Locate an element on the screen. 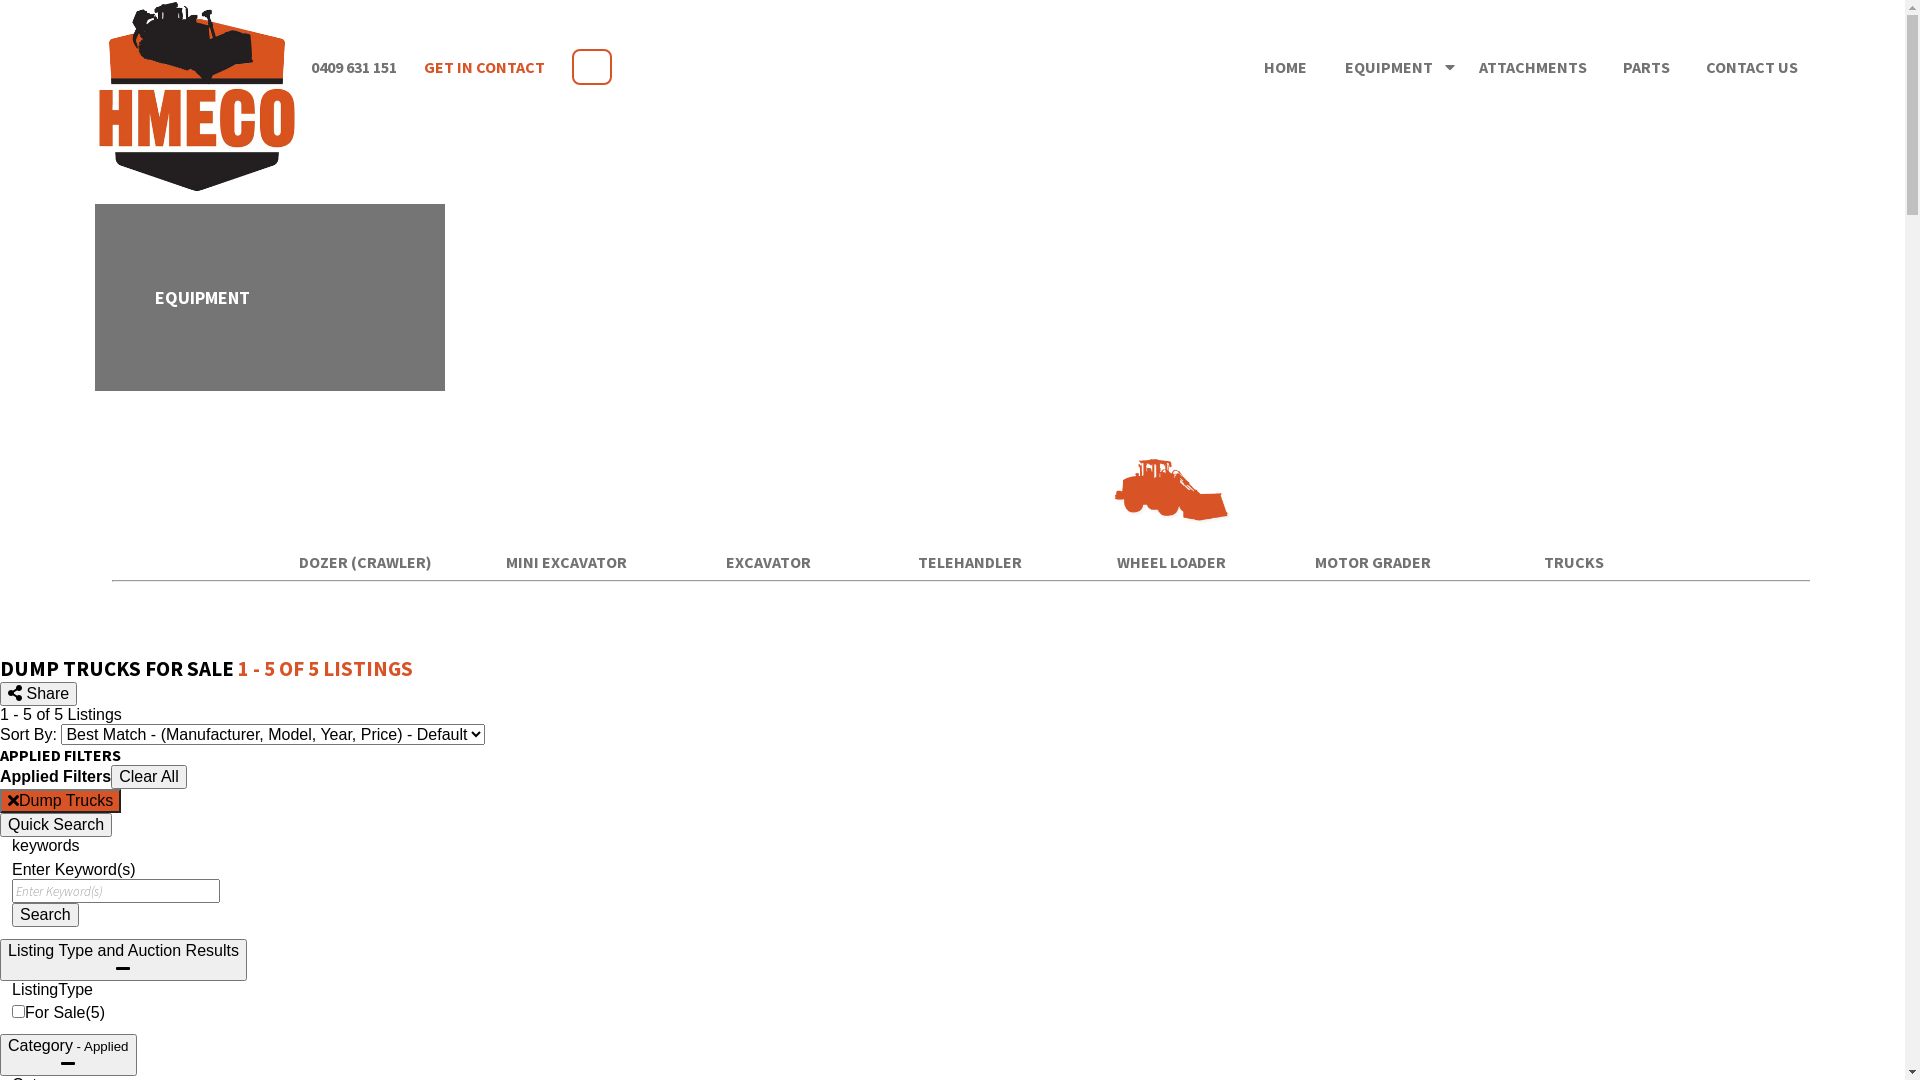  'Search' is located at coordinates (45, 914).